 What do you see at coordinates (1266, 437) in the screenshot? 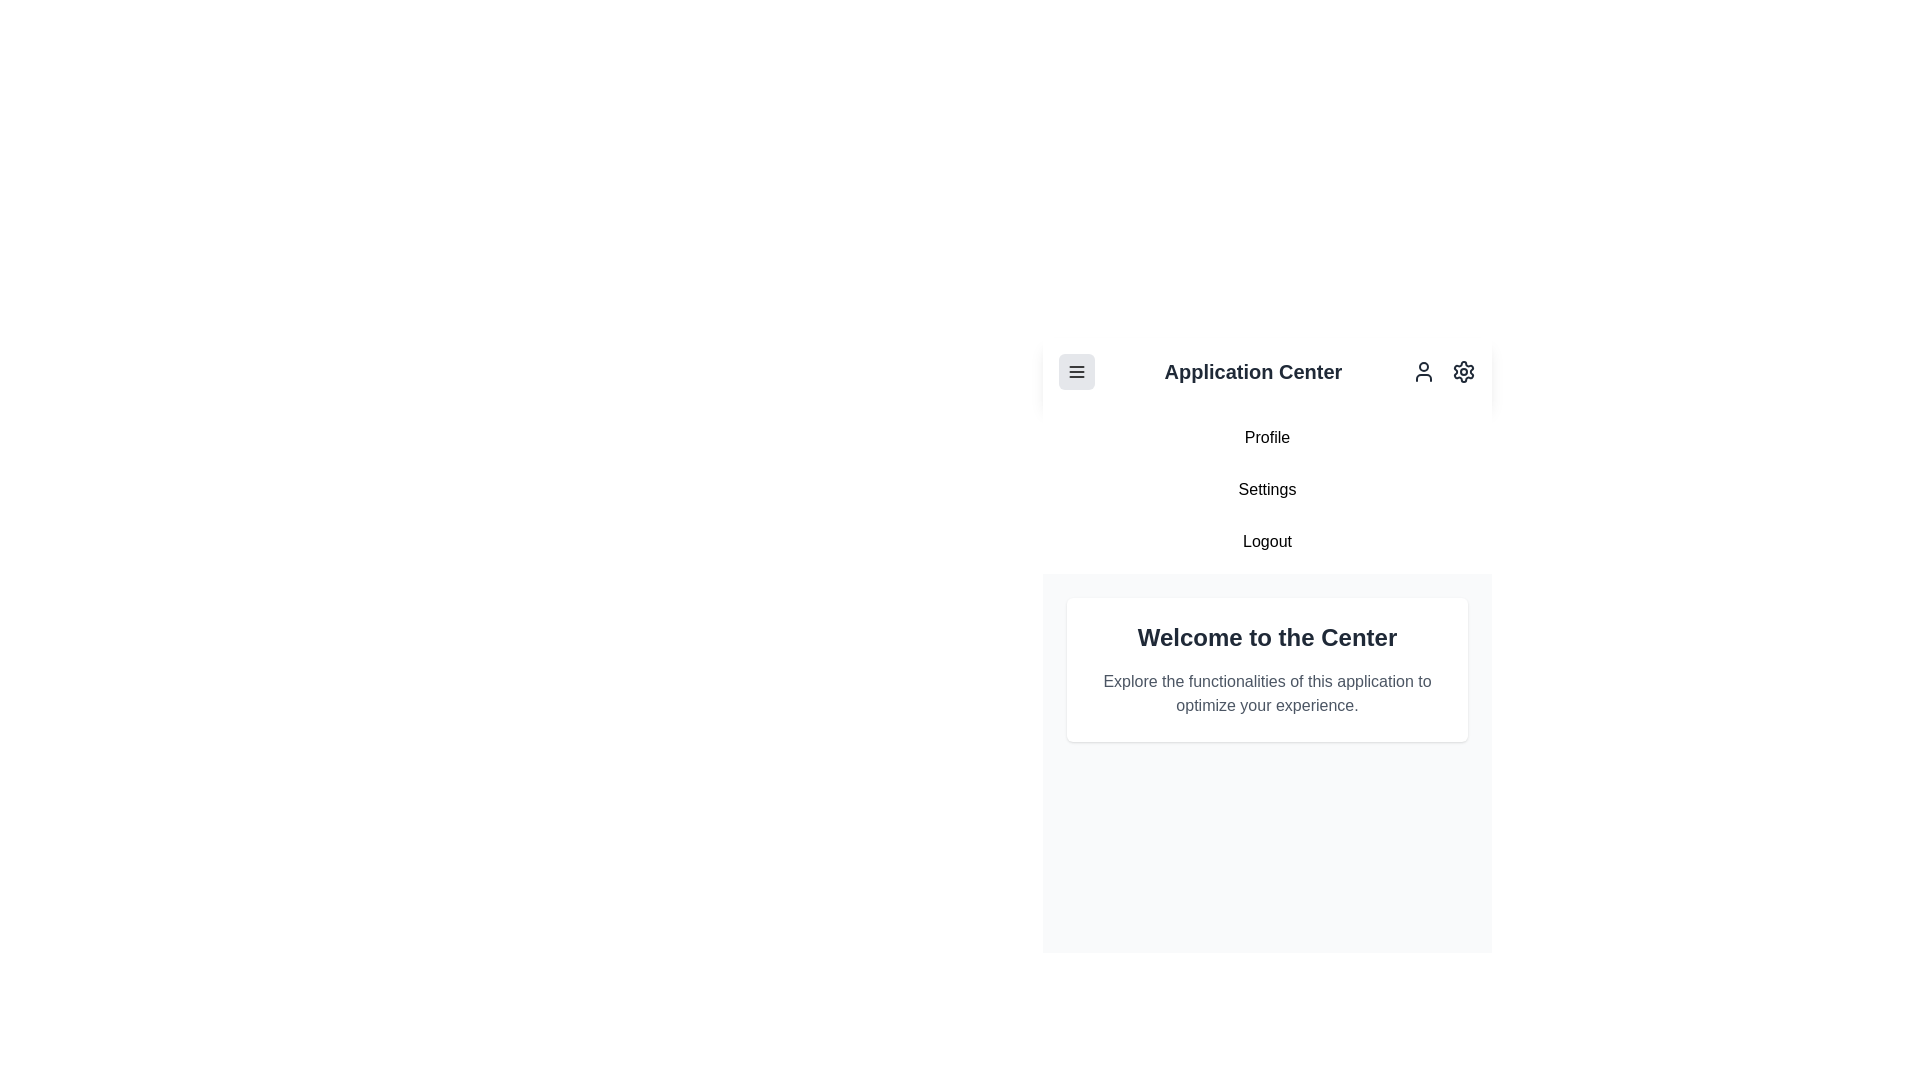
I see `the navigation menu item Profile` at bounding box center [1266, 437].